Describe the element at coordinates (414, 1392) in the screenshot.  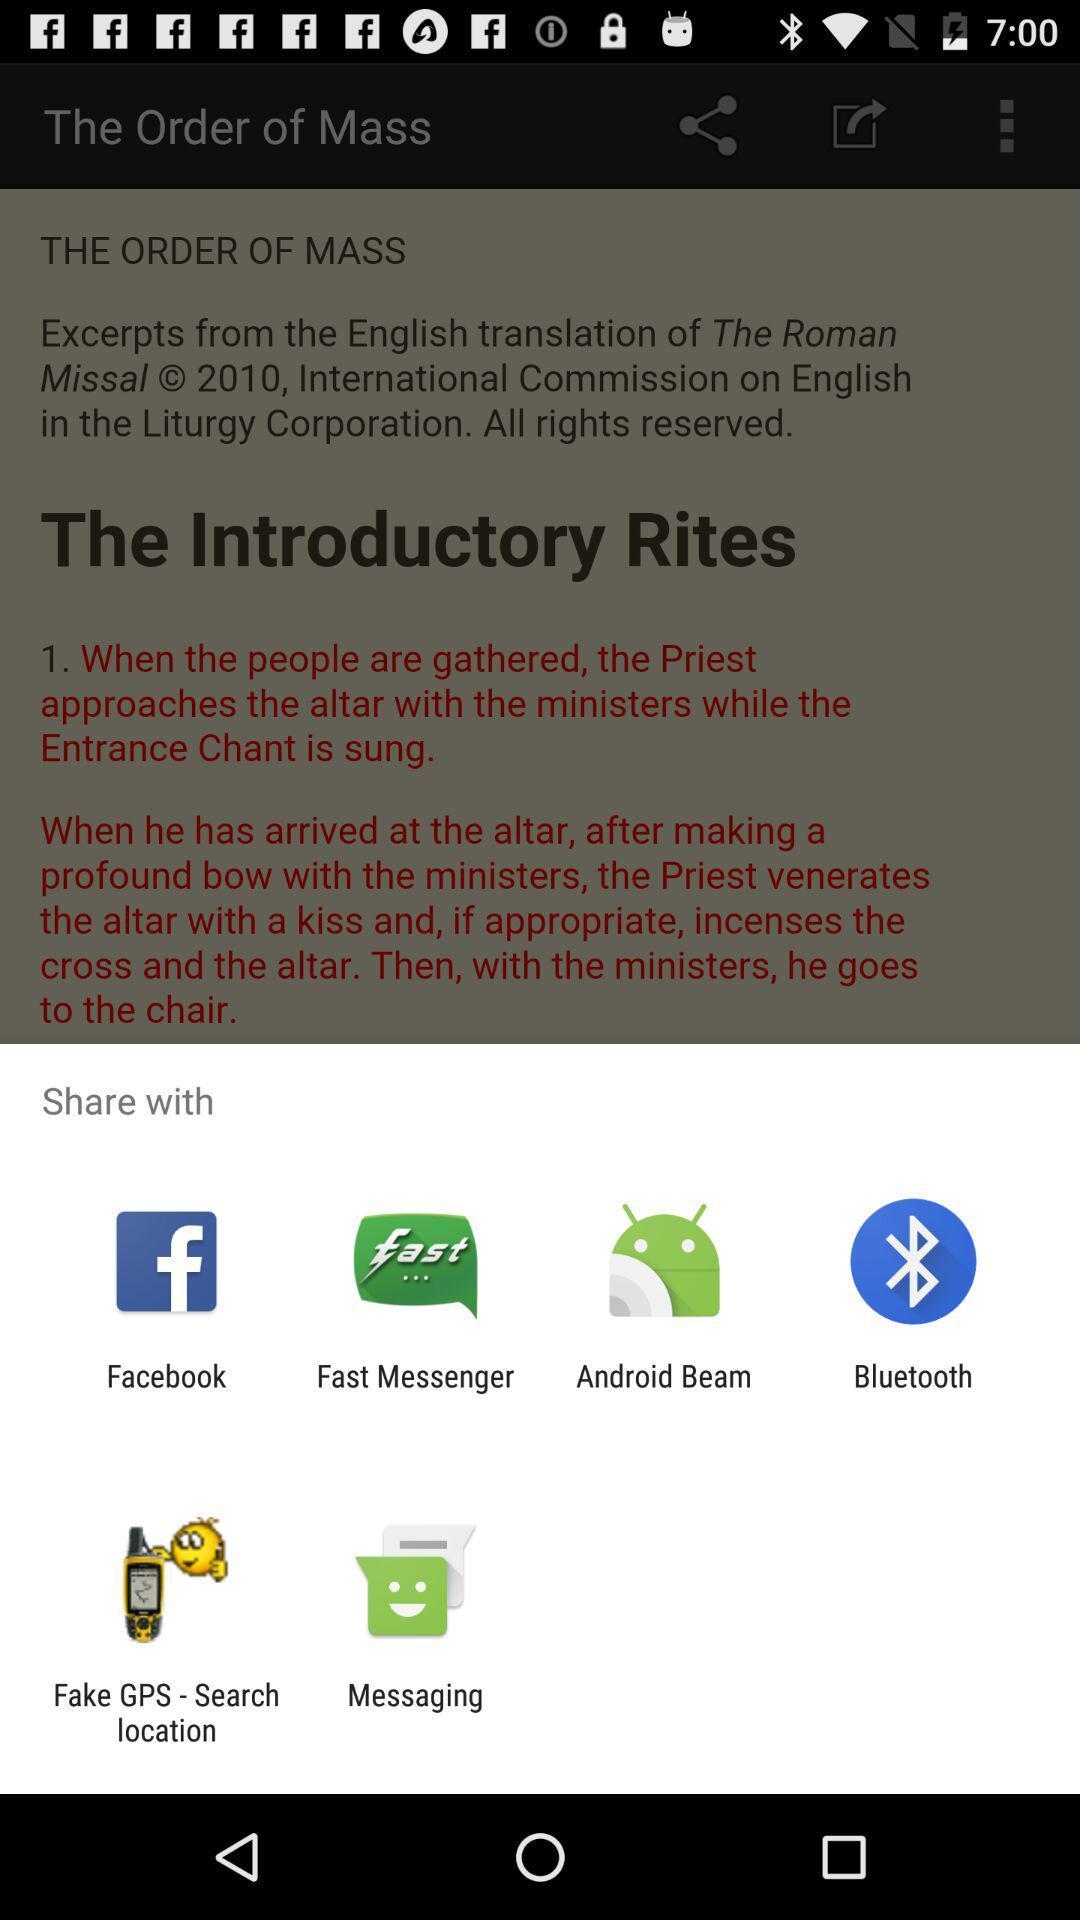
I see `the icon next to facebook item` at that location.